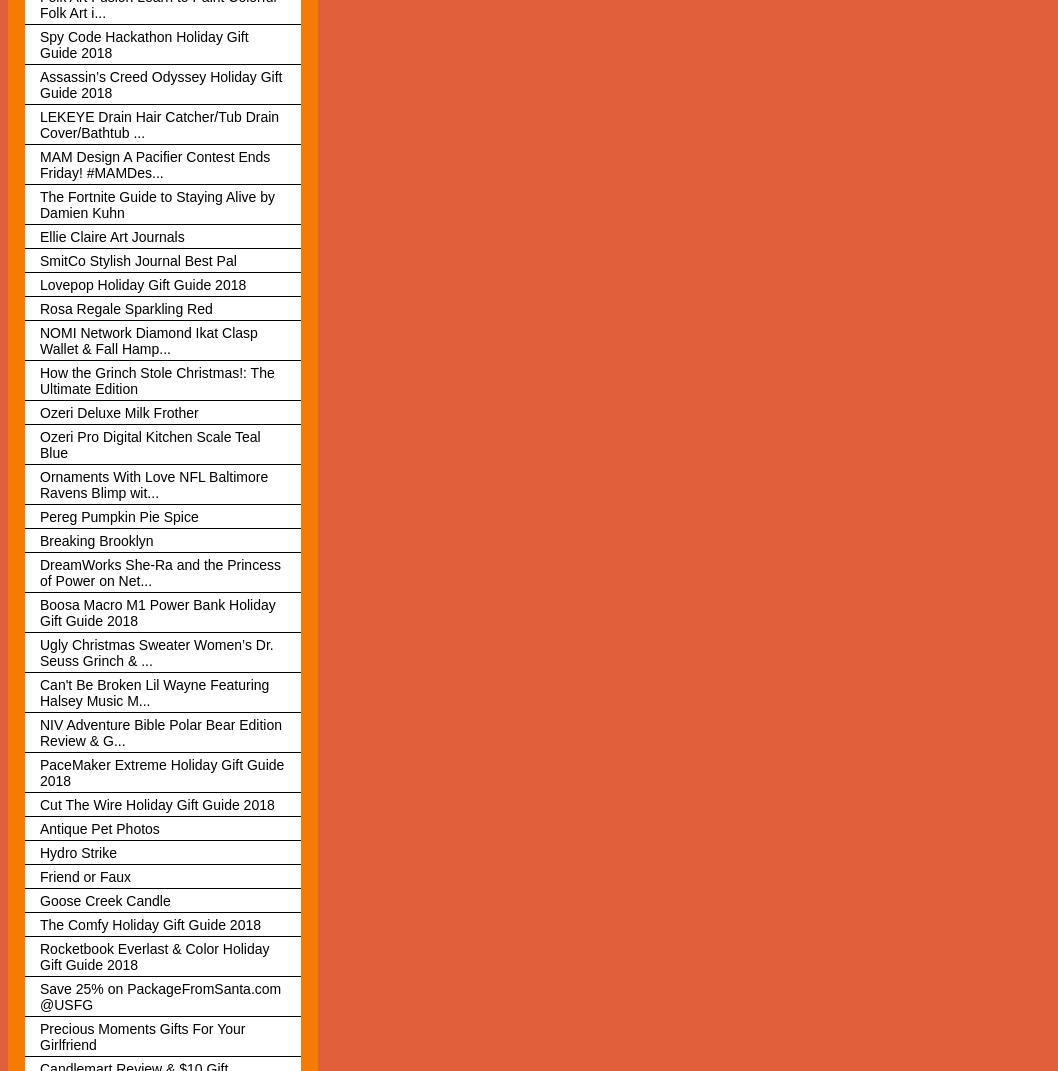  Describe the element at coordinates (160, 770) in the screenshot. I see `'PaceMaker Extreme  Holiday Gift Guide 2018'` at that location.